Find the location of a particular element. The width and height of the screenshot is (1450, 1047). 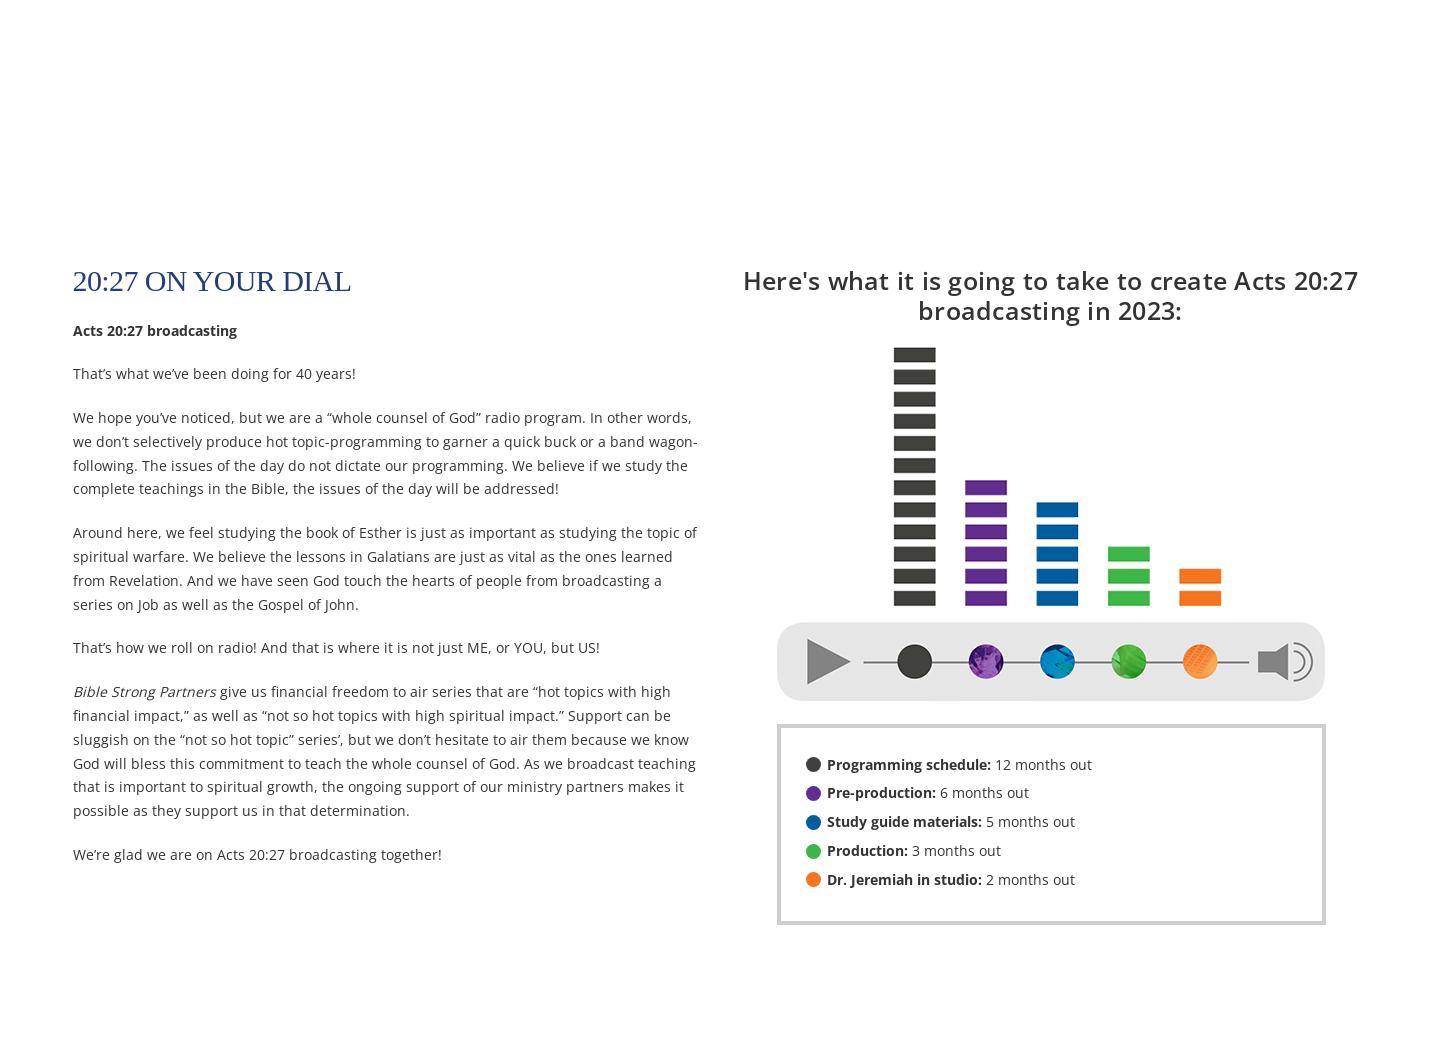

'Pre-production:' is located at coordinates (879, 791).